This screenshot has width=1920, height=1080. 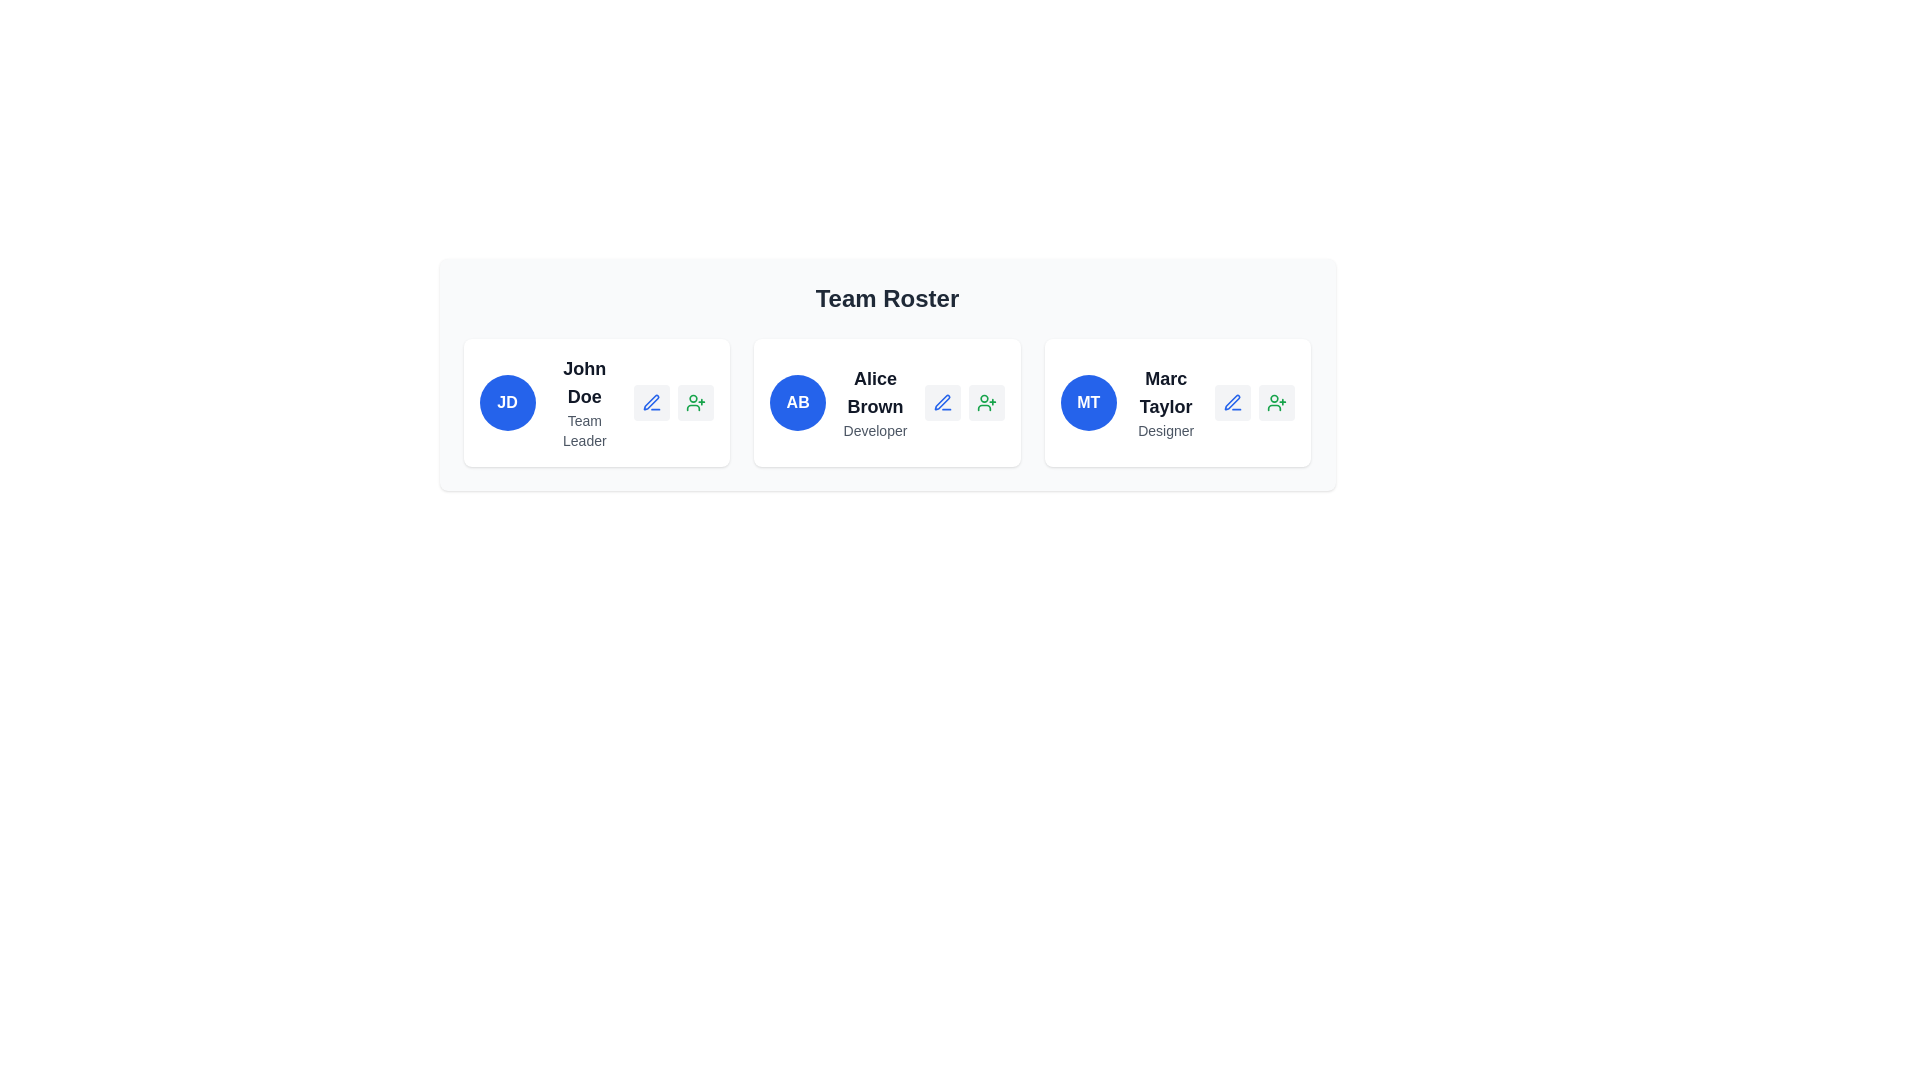 What do you see at coordinates (797, 402) in the screenshot?
I see `the User Avatar Badge displaying initials 'AB'` at bounding box center [797, 402].